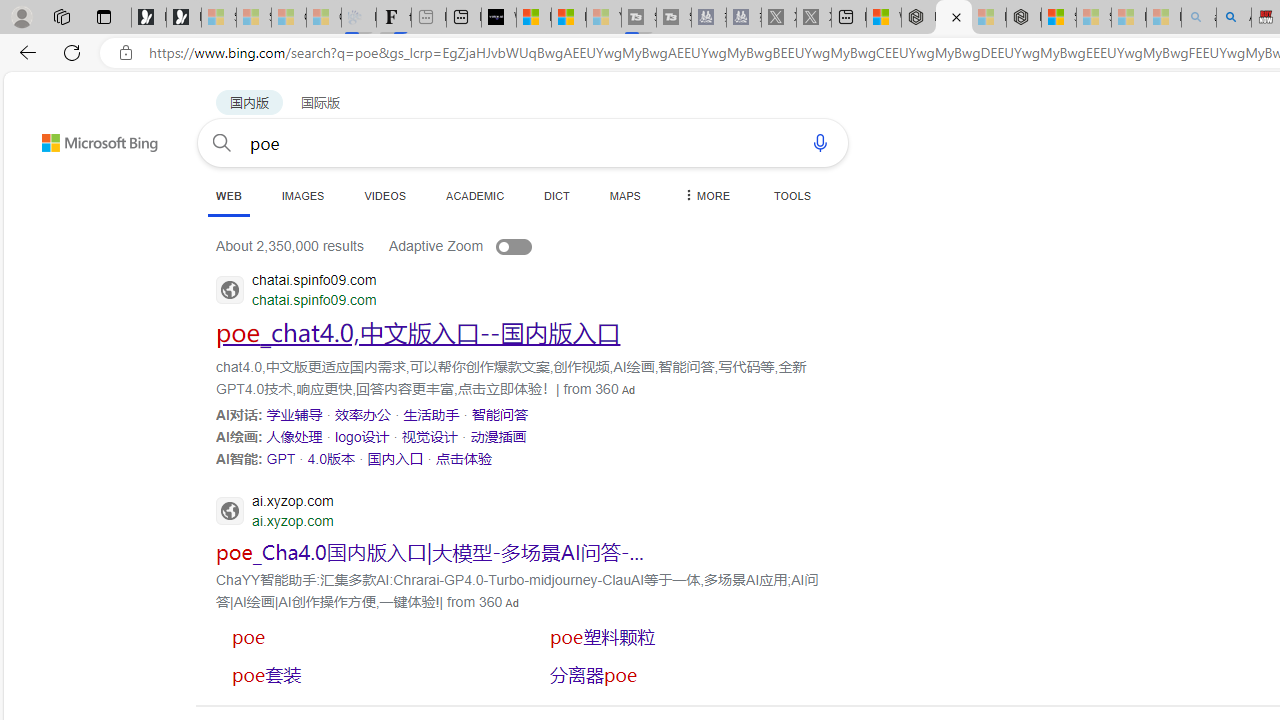  Describe the element at coordinates (72, 51) in the screenshot. I see `'Refresh'` at that location.